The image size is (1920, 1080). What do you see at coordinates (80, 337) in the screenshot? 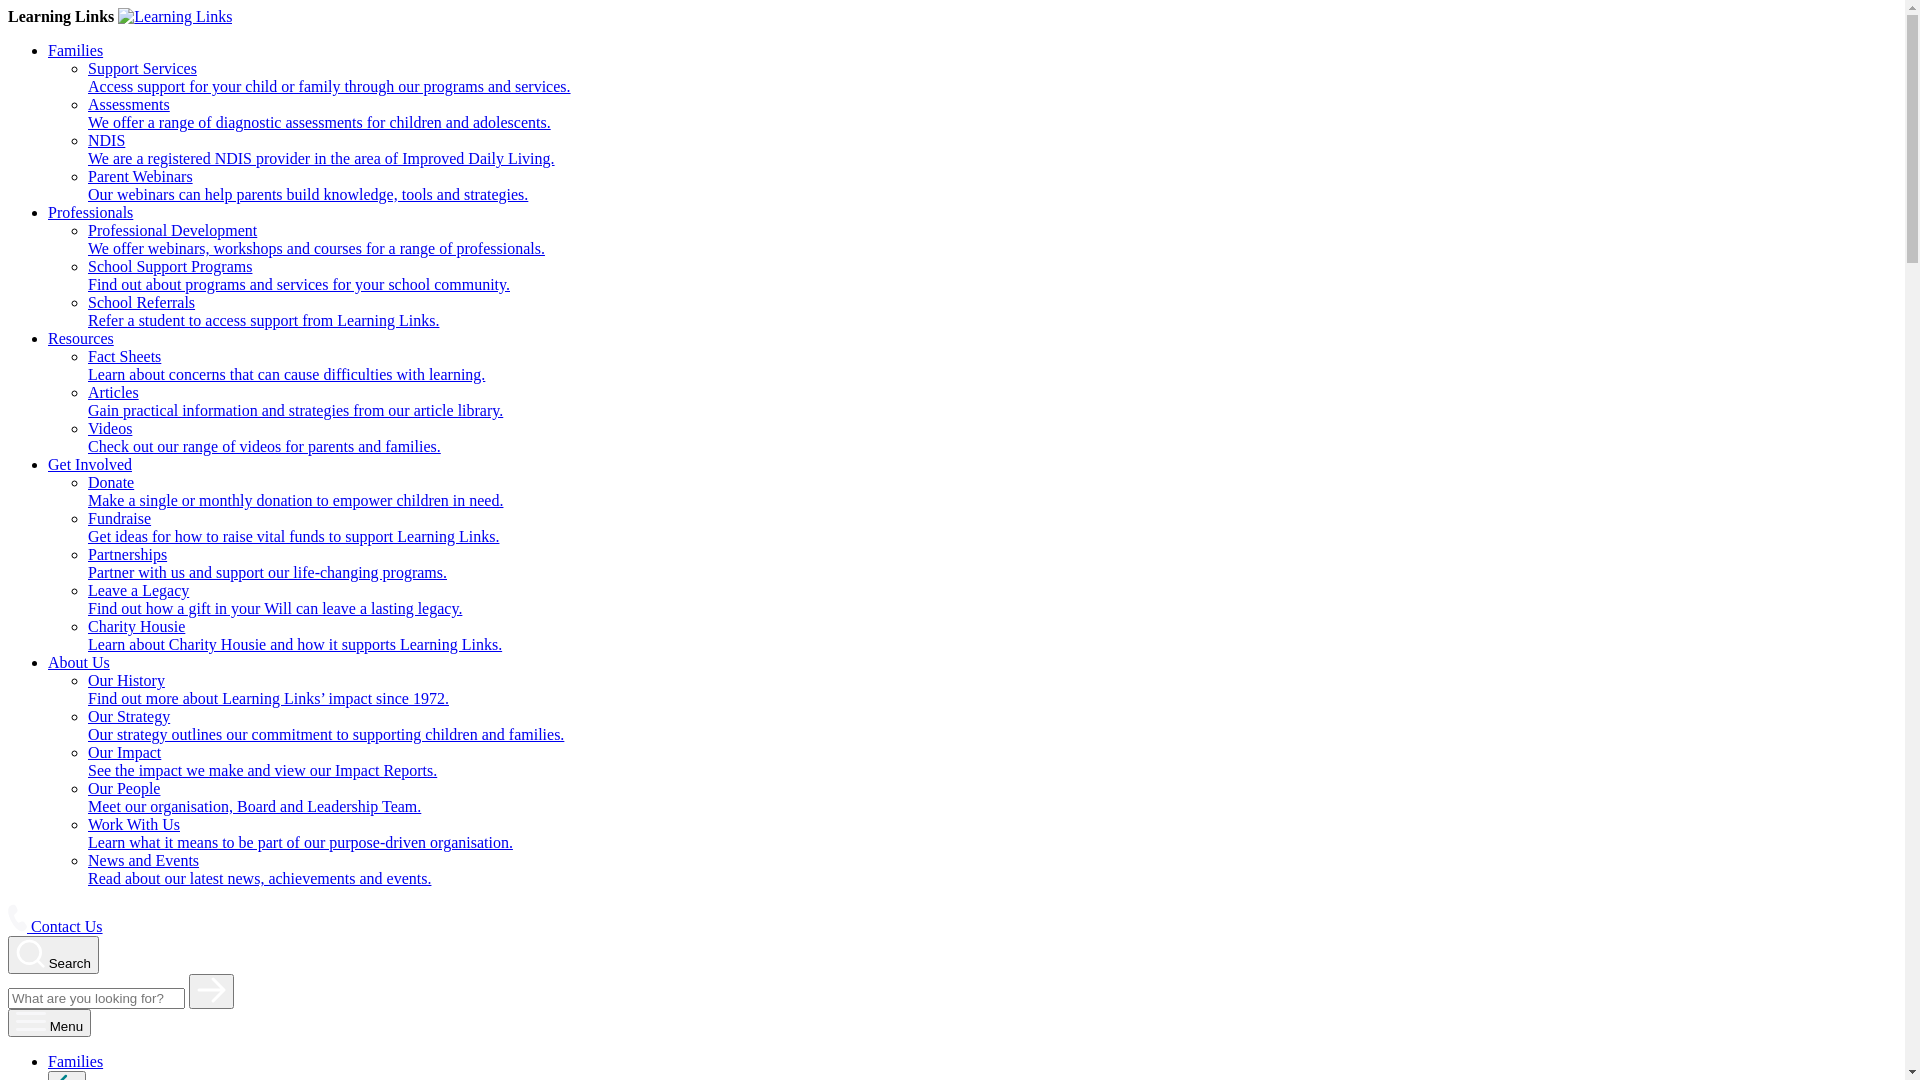
I see `'Resources'` at bounding box center [80, 337].